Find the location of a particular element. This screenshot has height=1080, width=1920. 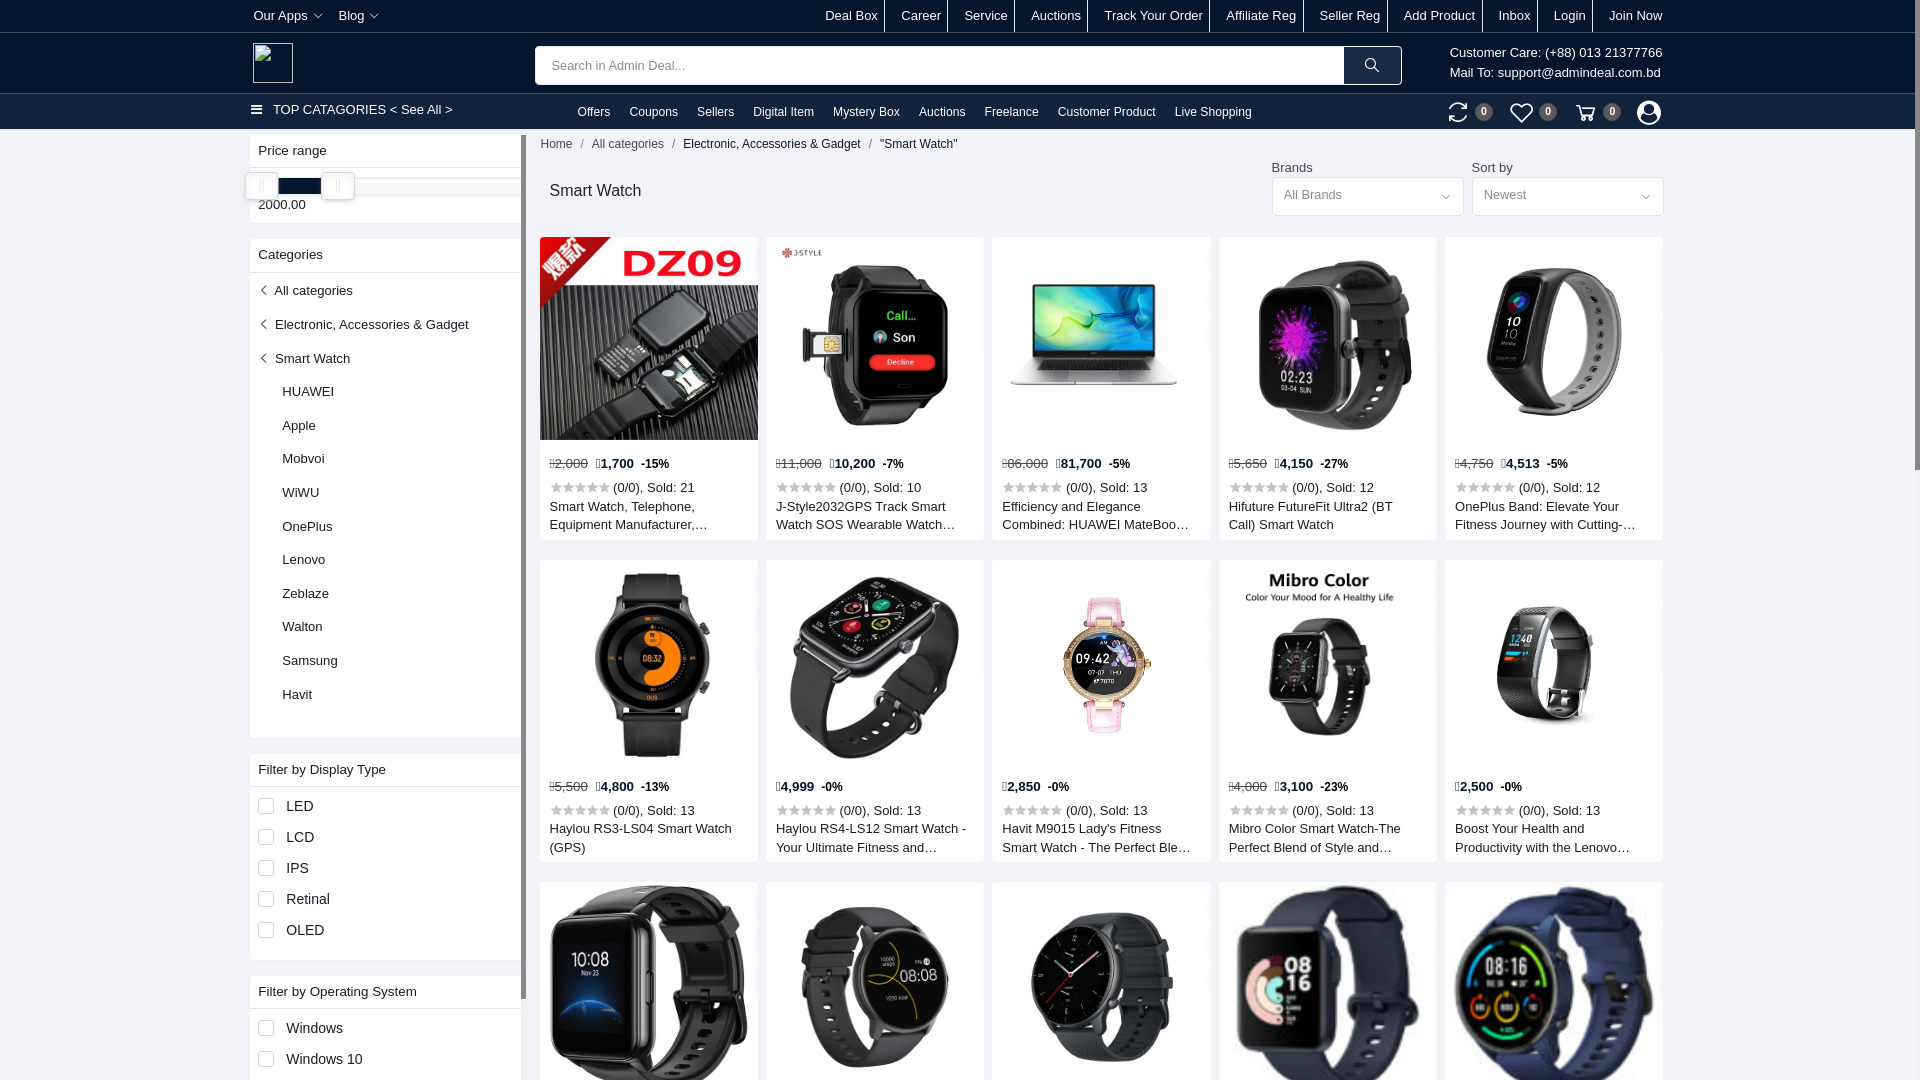

'0' is located at coordinates (1468, 111).